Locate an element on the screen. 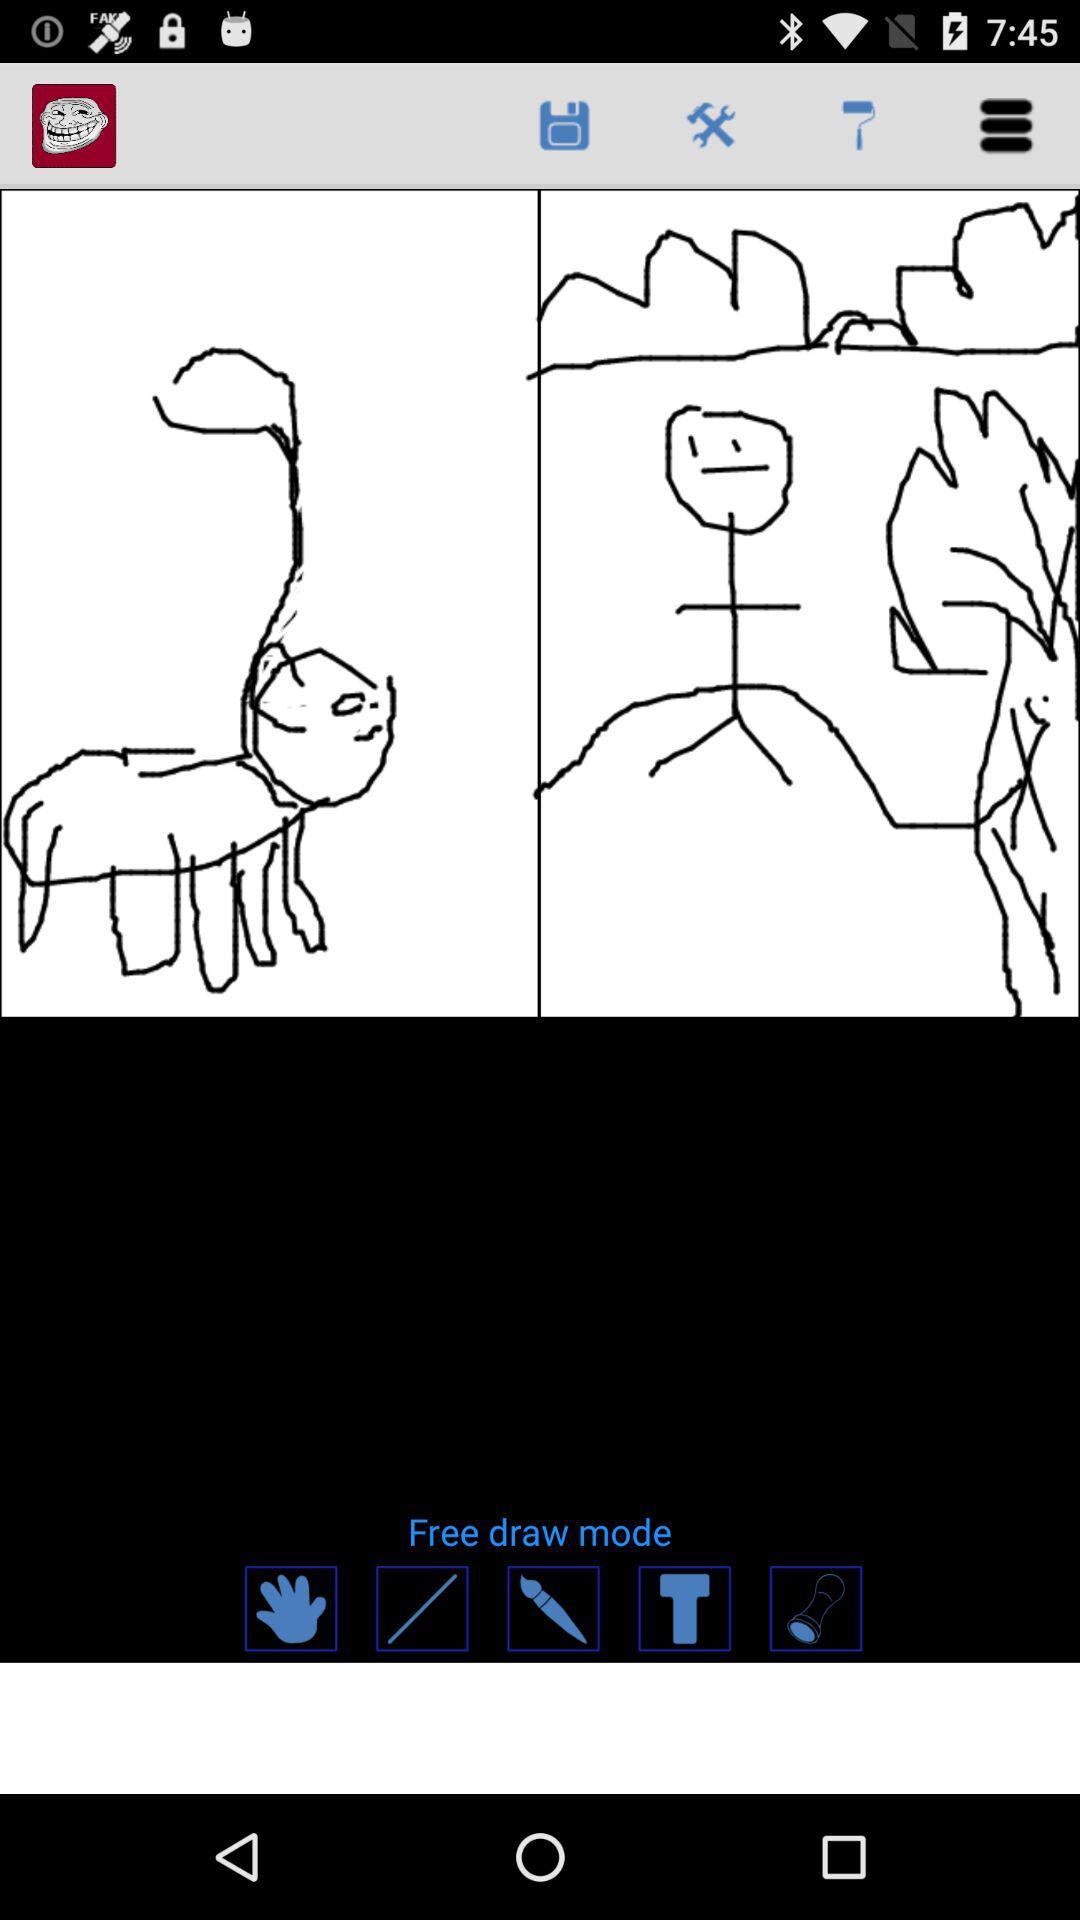 The image size is (1080, 1920). access paintbrush is located at coordinates (552, 1608).